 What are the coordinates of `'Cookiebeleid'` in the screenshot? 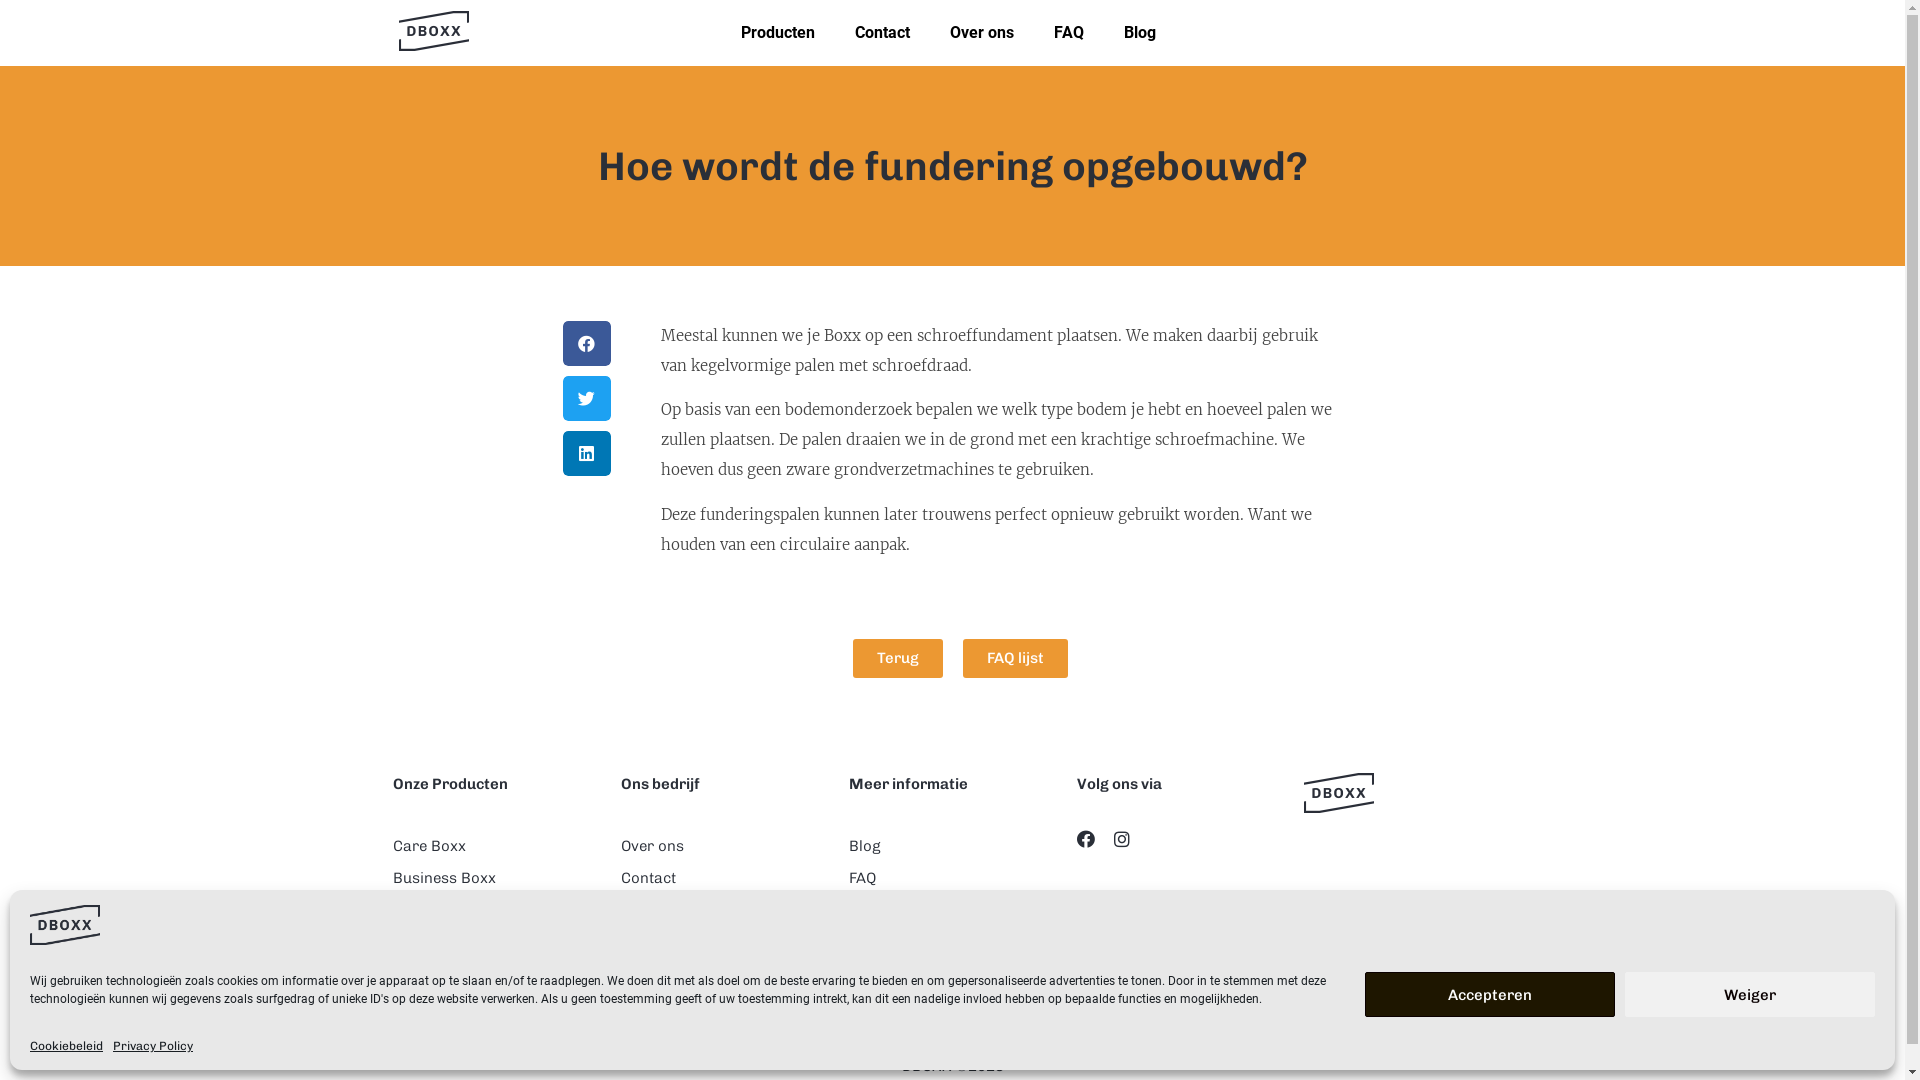 It's located at (66, 1044).